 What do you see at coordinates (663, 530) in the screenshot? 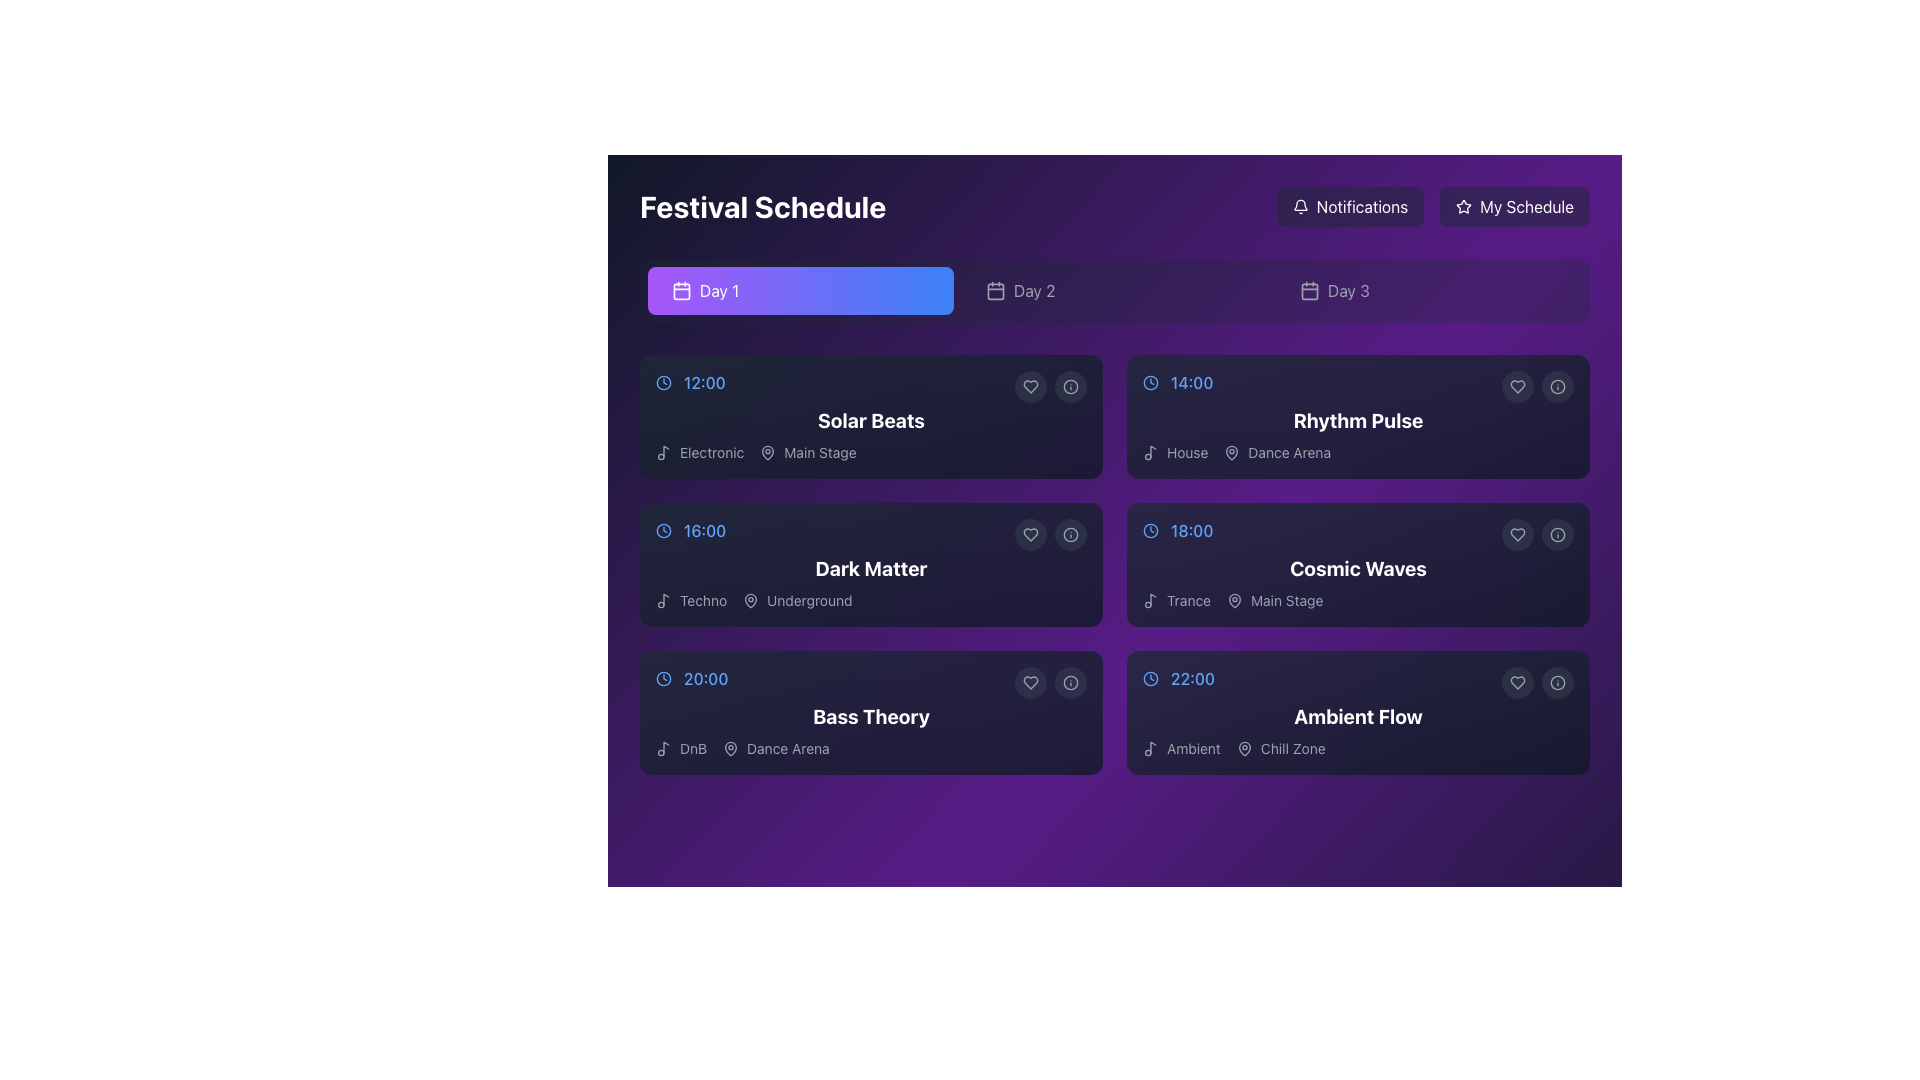
I see `the decorative clock icon located in the card listing for the event 'Dark Matter', which is positioned in the second row, first column of the event schedule layout, adjacent to the time '16:00'` at bounding box center [663, 530].